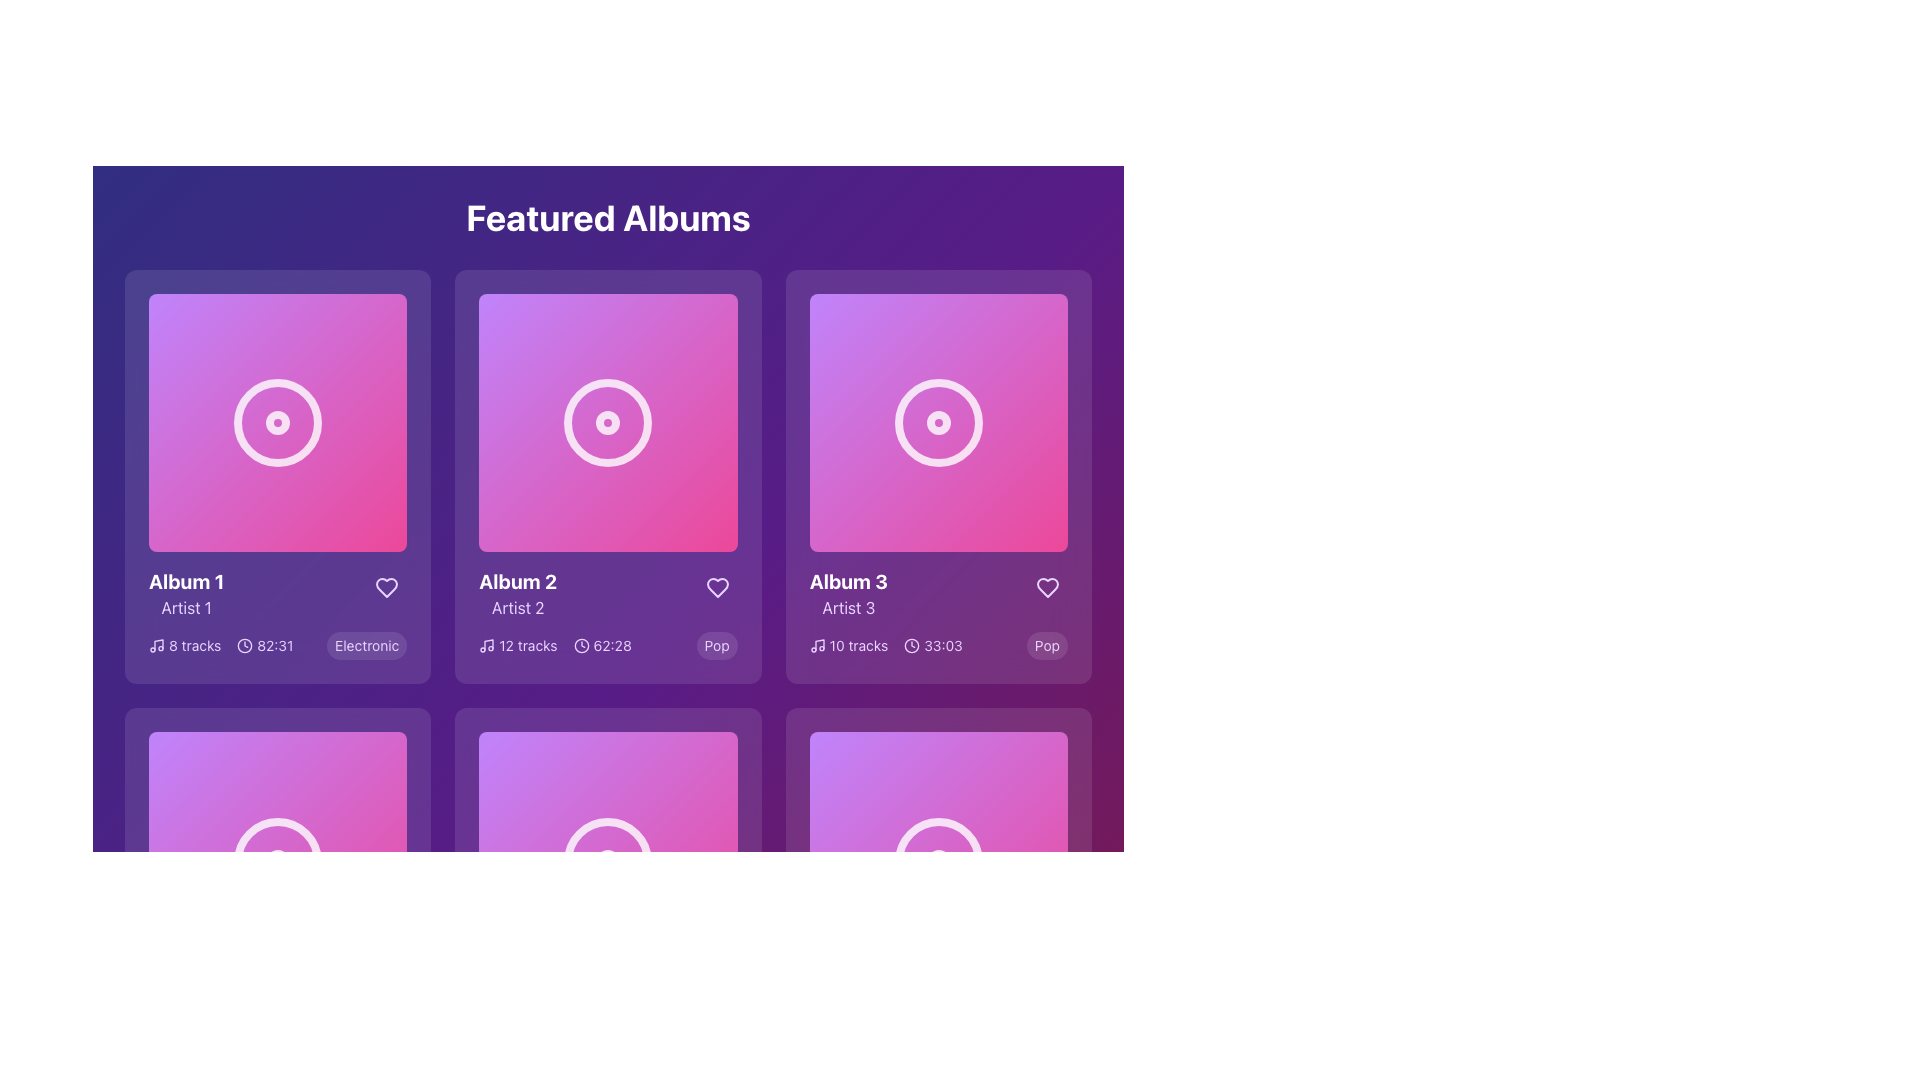  What do you see at coordinates (186, 607) in the screenshot?
I see `the text label that displays the name of the artist associated with the album, which is located directly underneath the 'Album 1' label in the first card of the 'Featured Albums' section` at bounding box center [186, 607].